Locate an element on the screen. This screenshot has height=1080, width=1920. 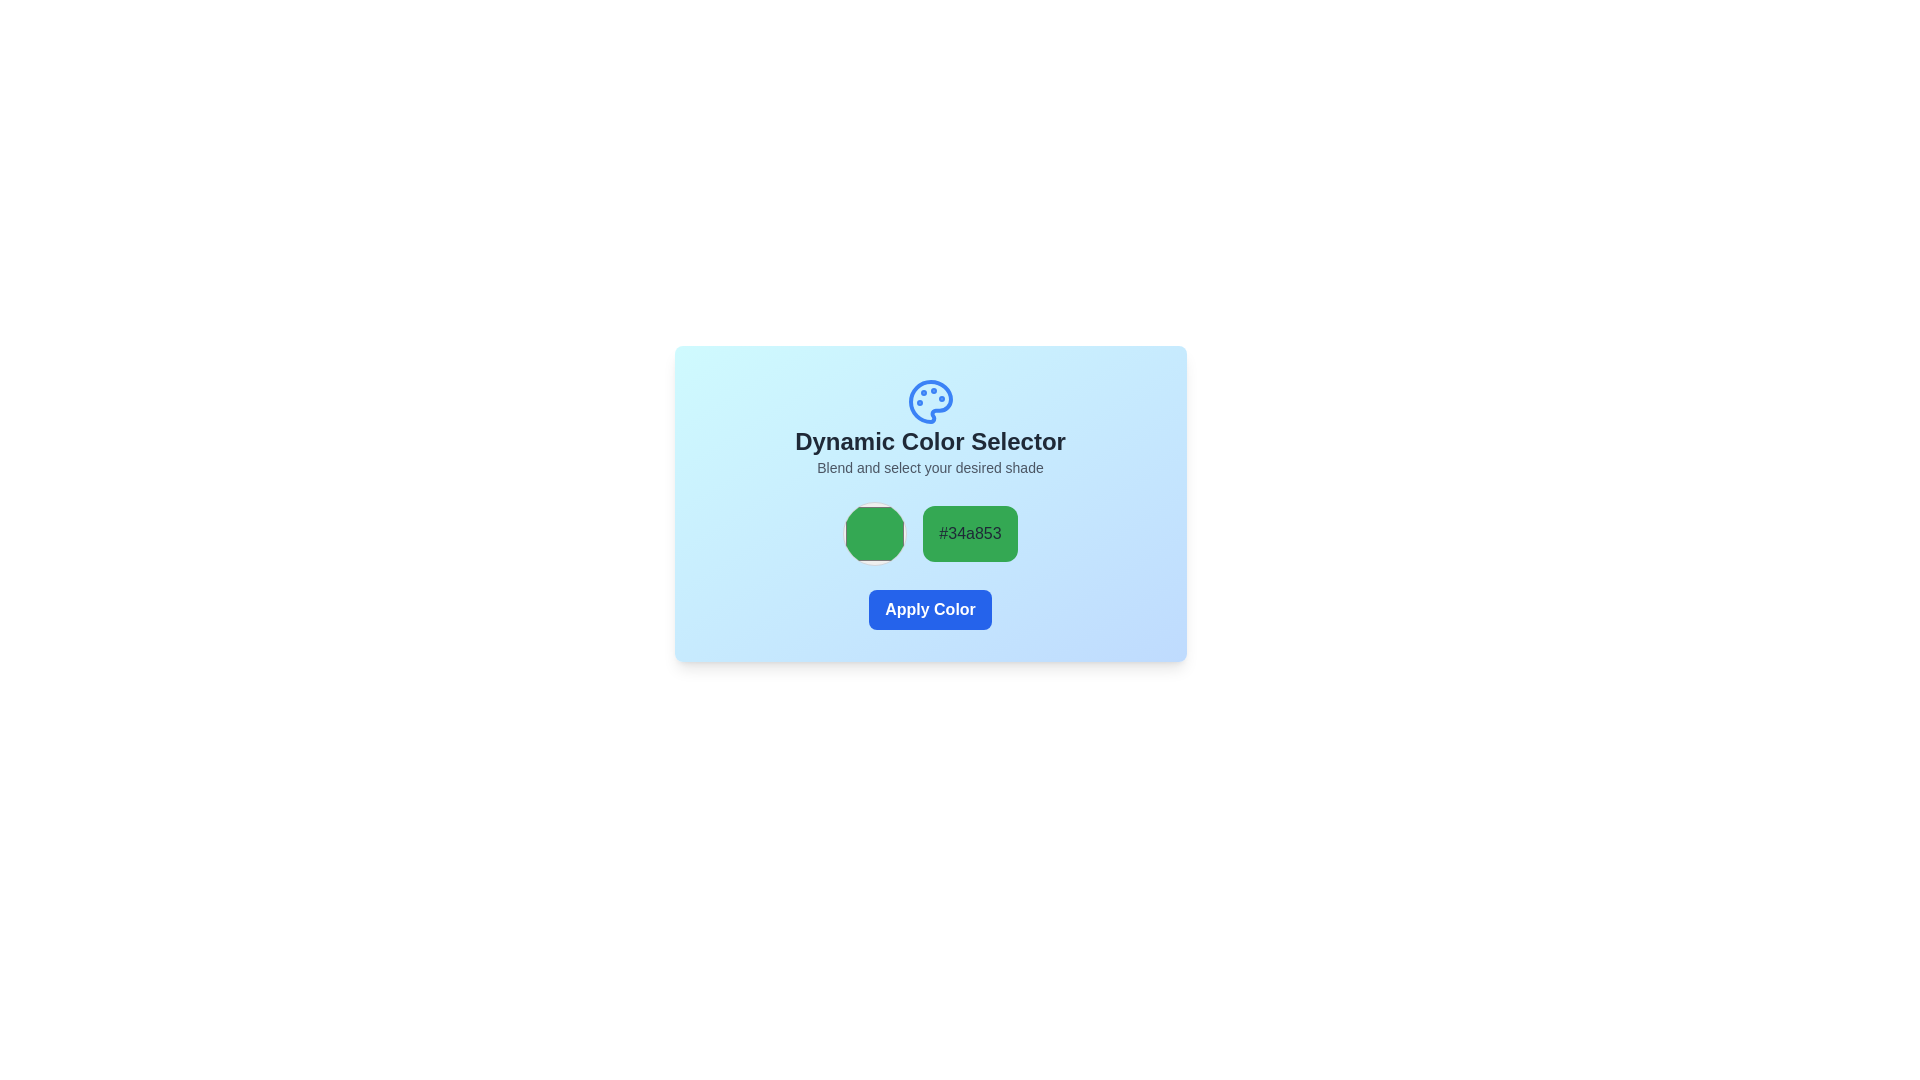
the text-display element that shows the color code (#34a853) in the Dynamic Color Selector section, positioned above the Apply Color button is located at coordinates (929, 532).